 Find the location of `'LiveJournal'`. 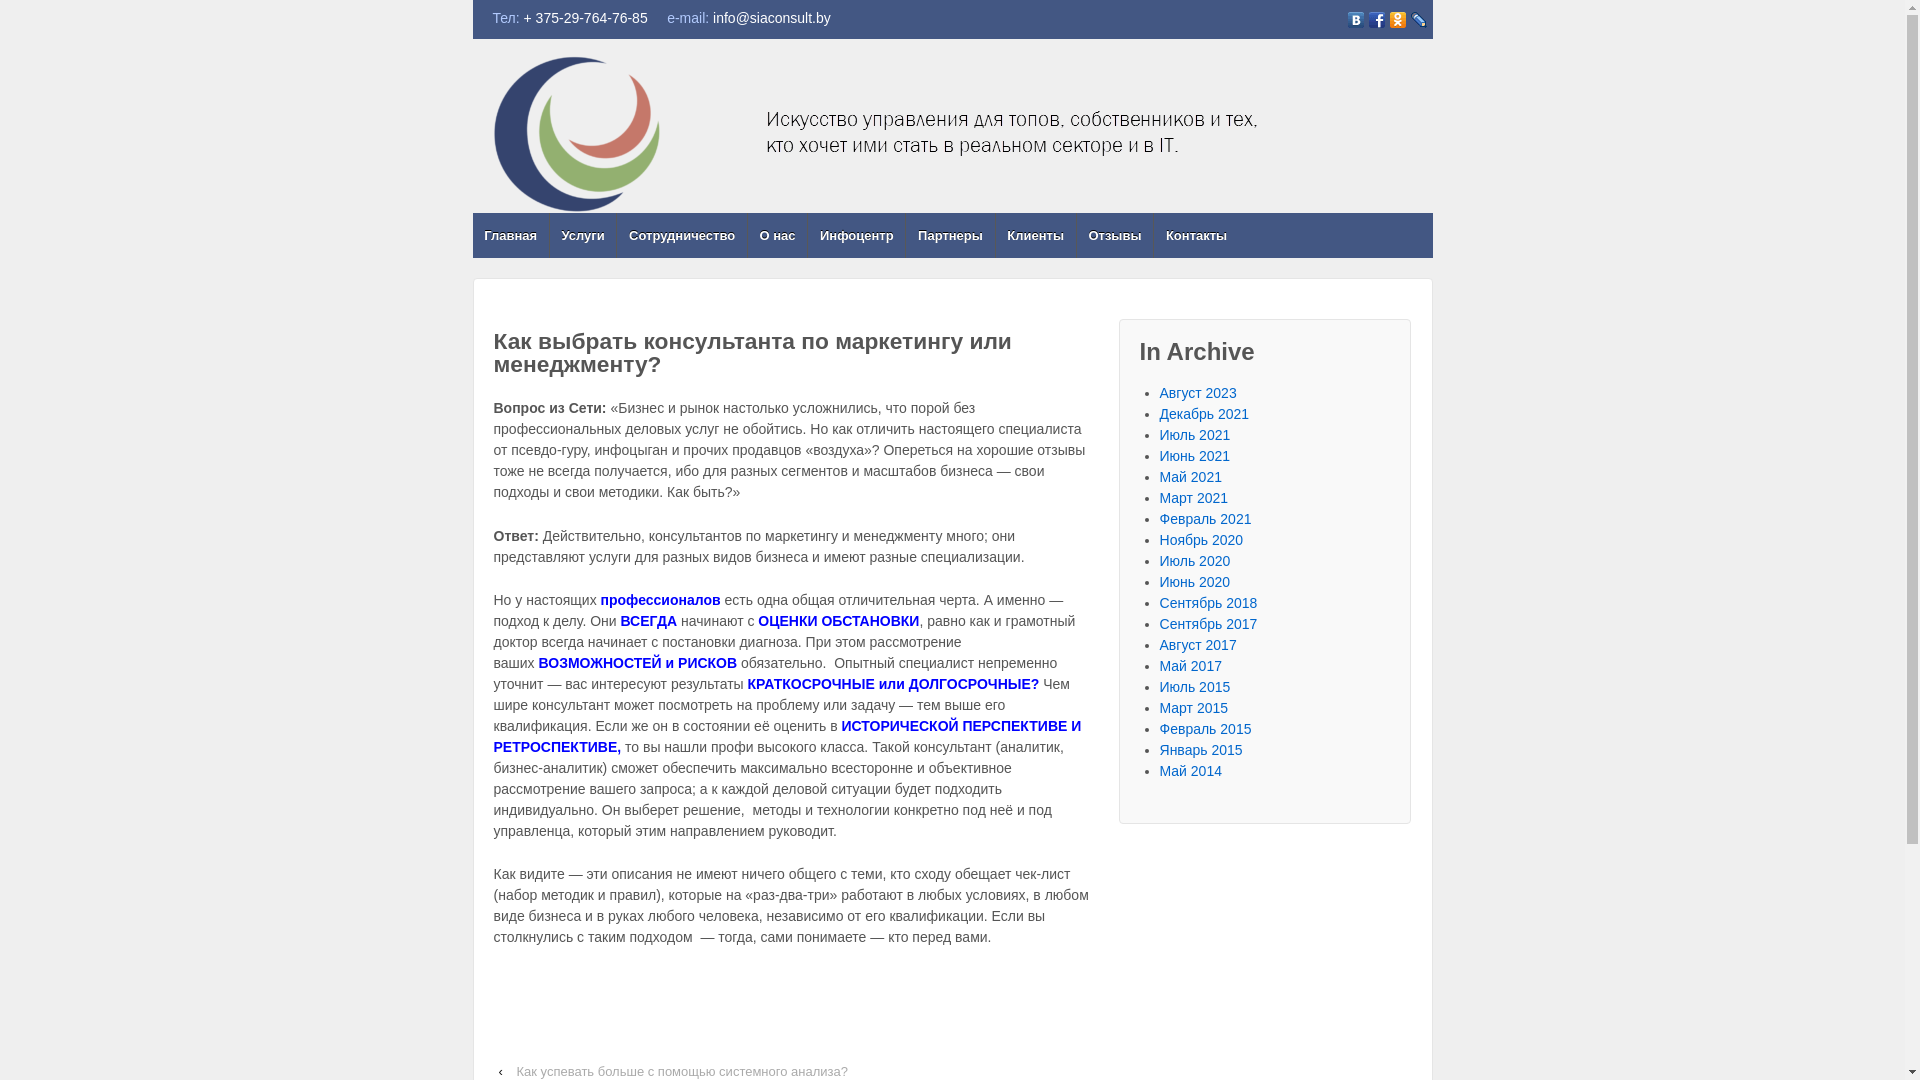

'LiveJournal' is located at coordinates (1417, 19).